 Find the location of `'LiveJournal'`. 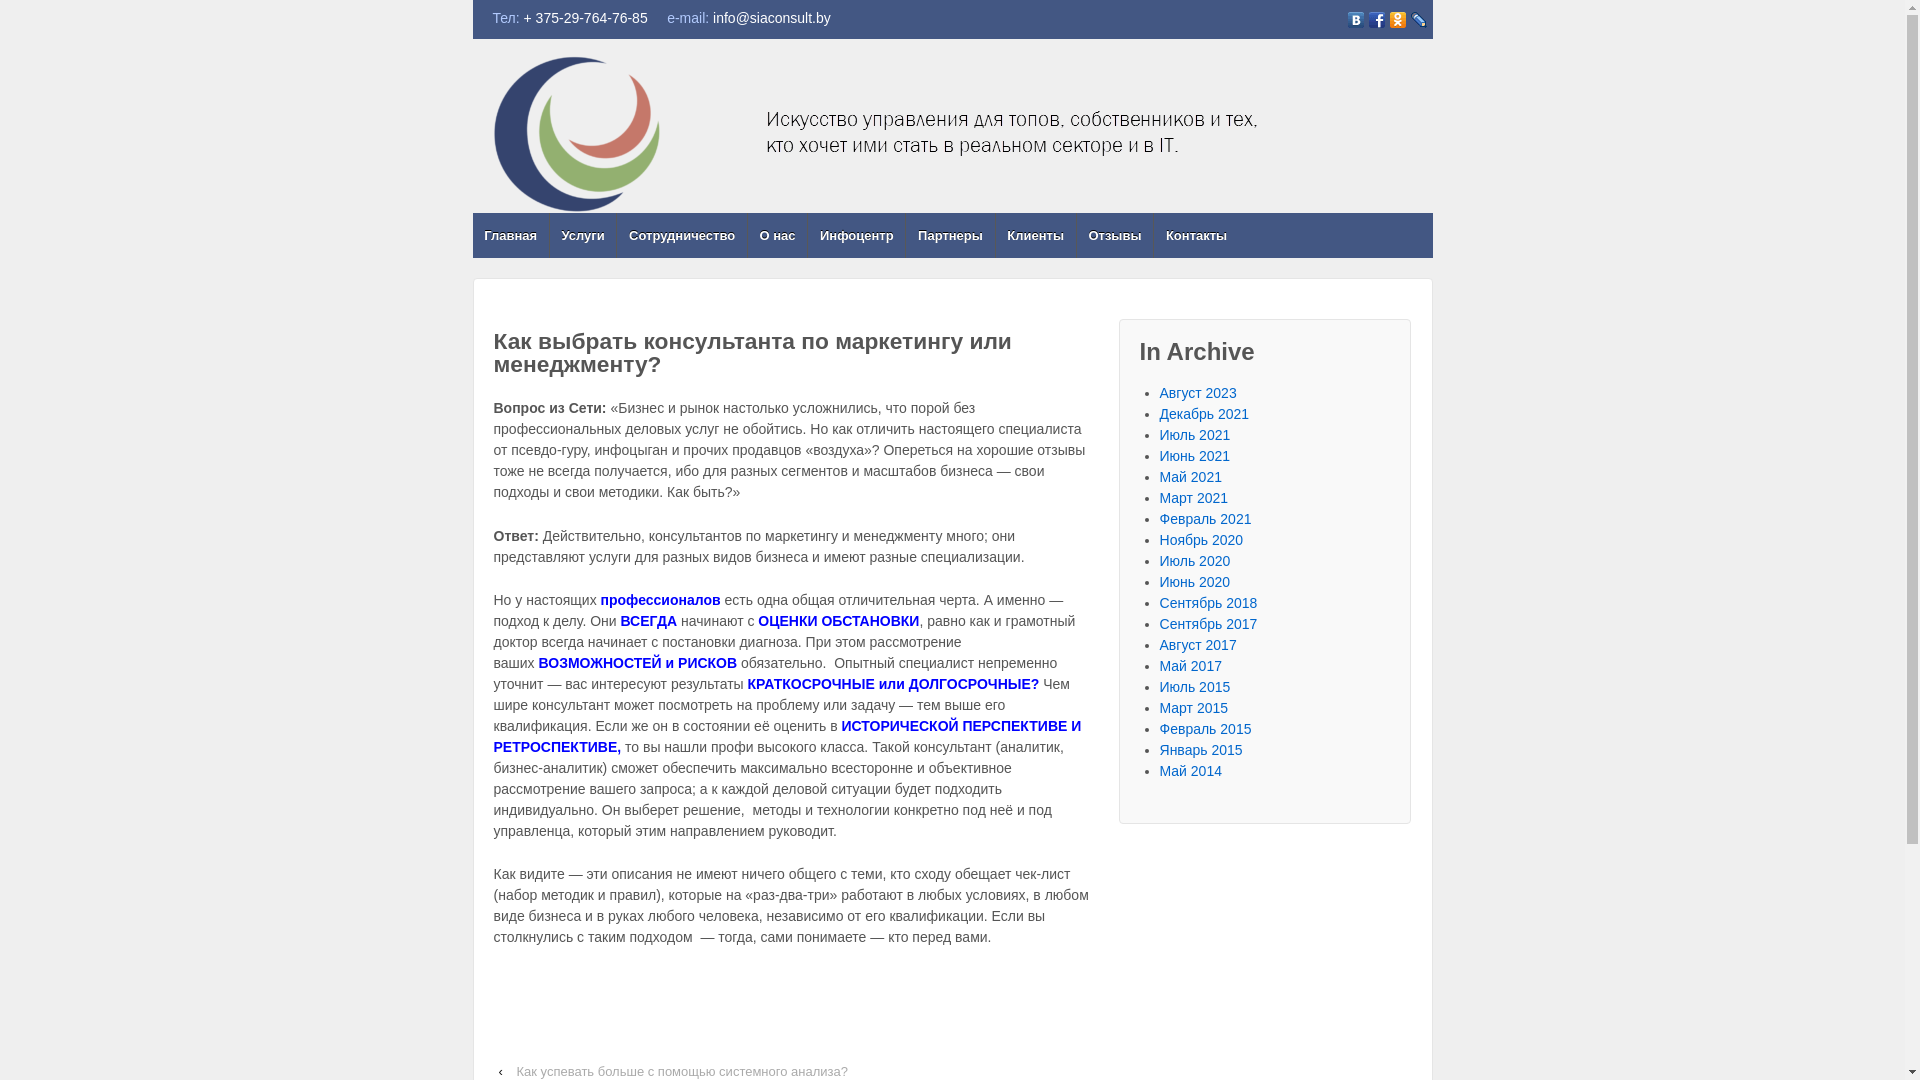

'LiveJournal' is located at coordinates (1417, 19).